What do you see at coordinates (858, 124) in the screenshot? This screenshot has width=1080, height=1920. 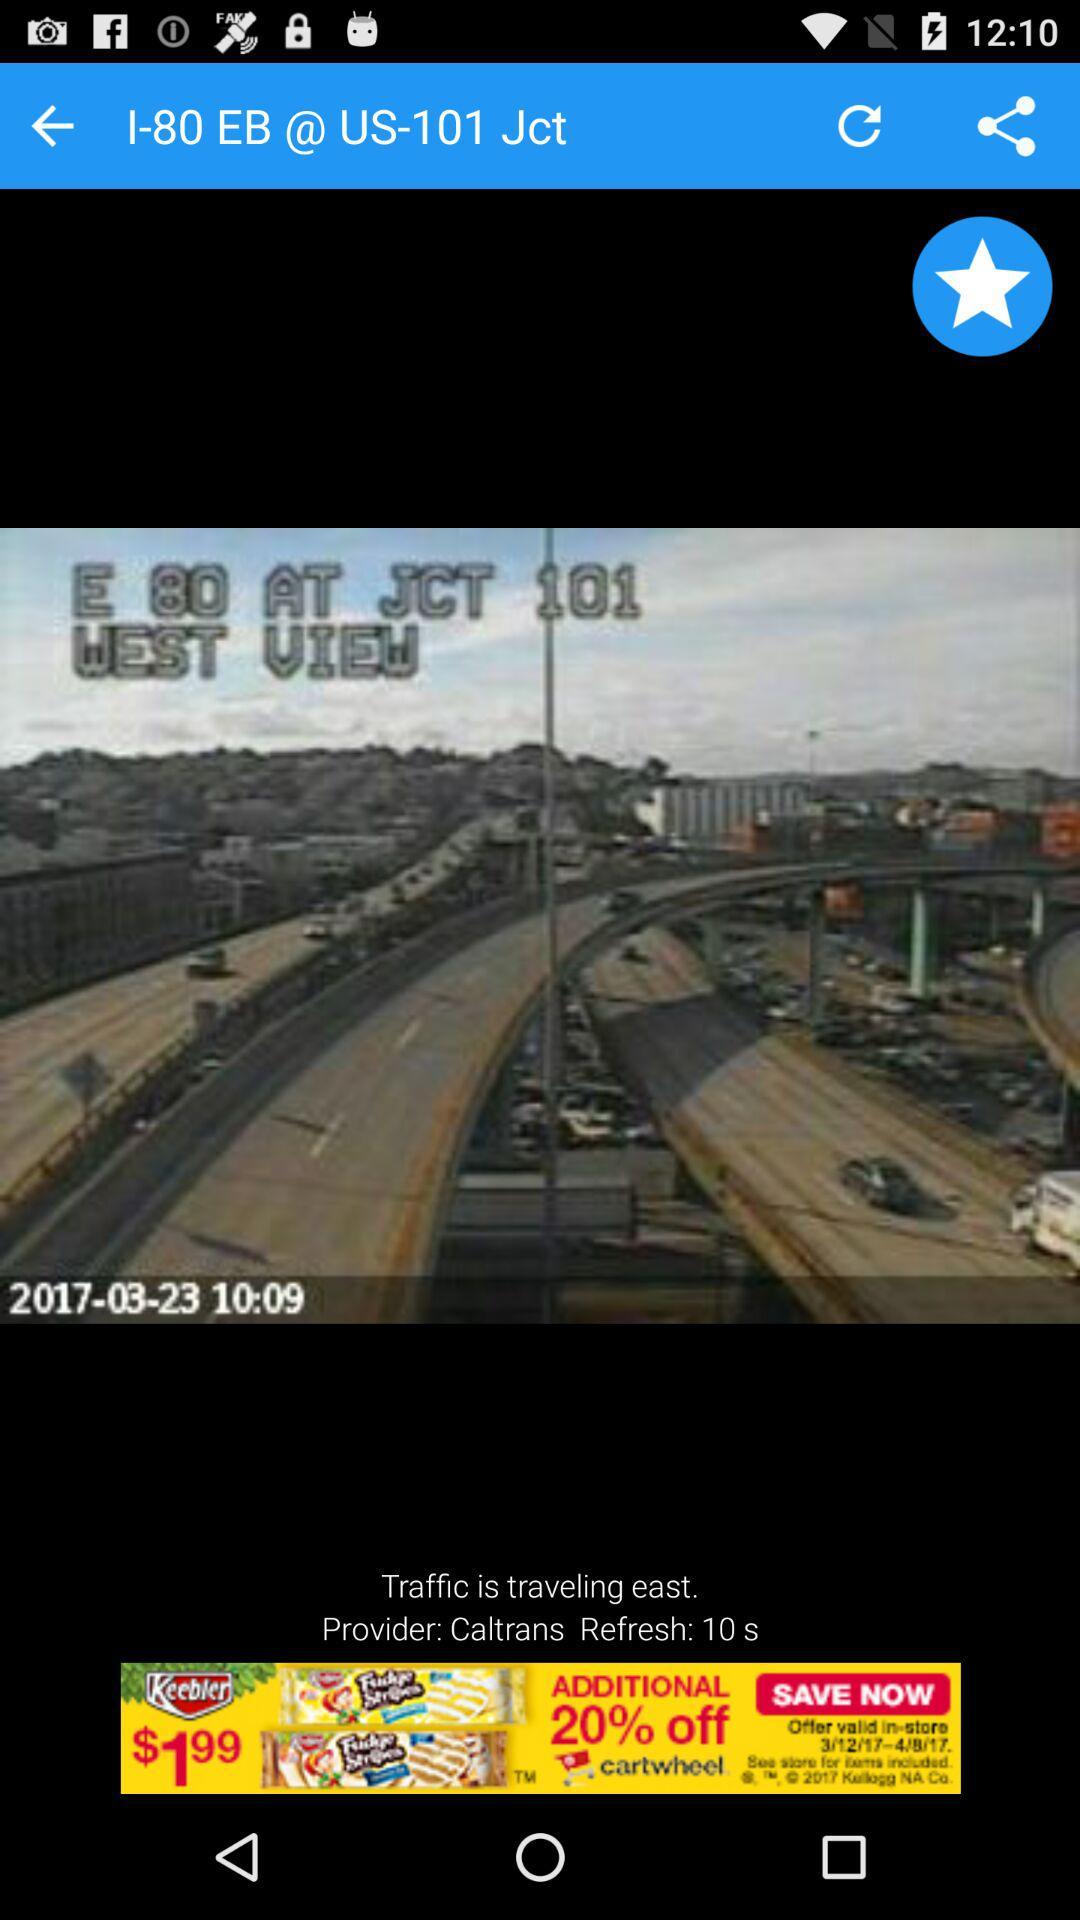 I see `refresh` at bounding box center [858, 124].